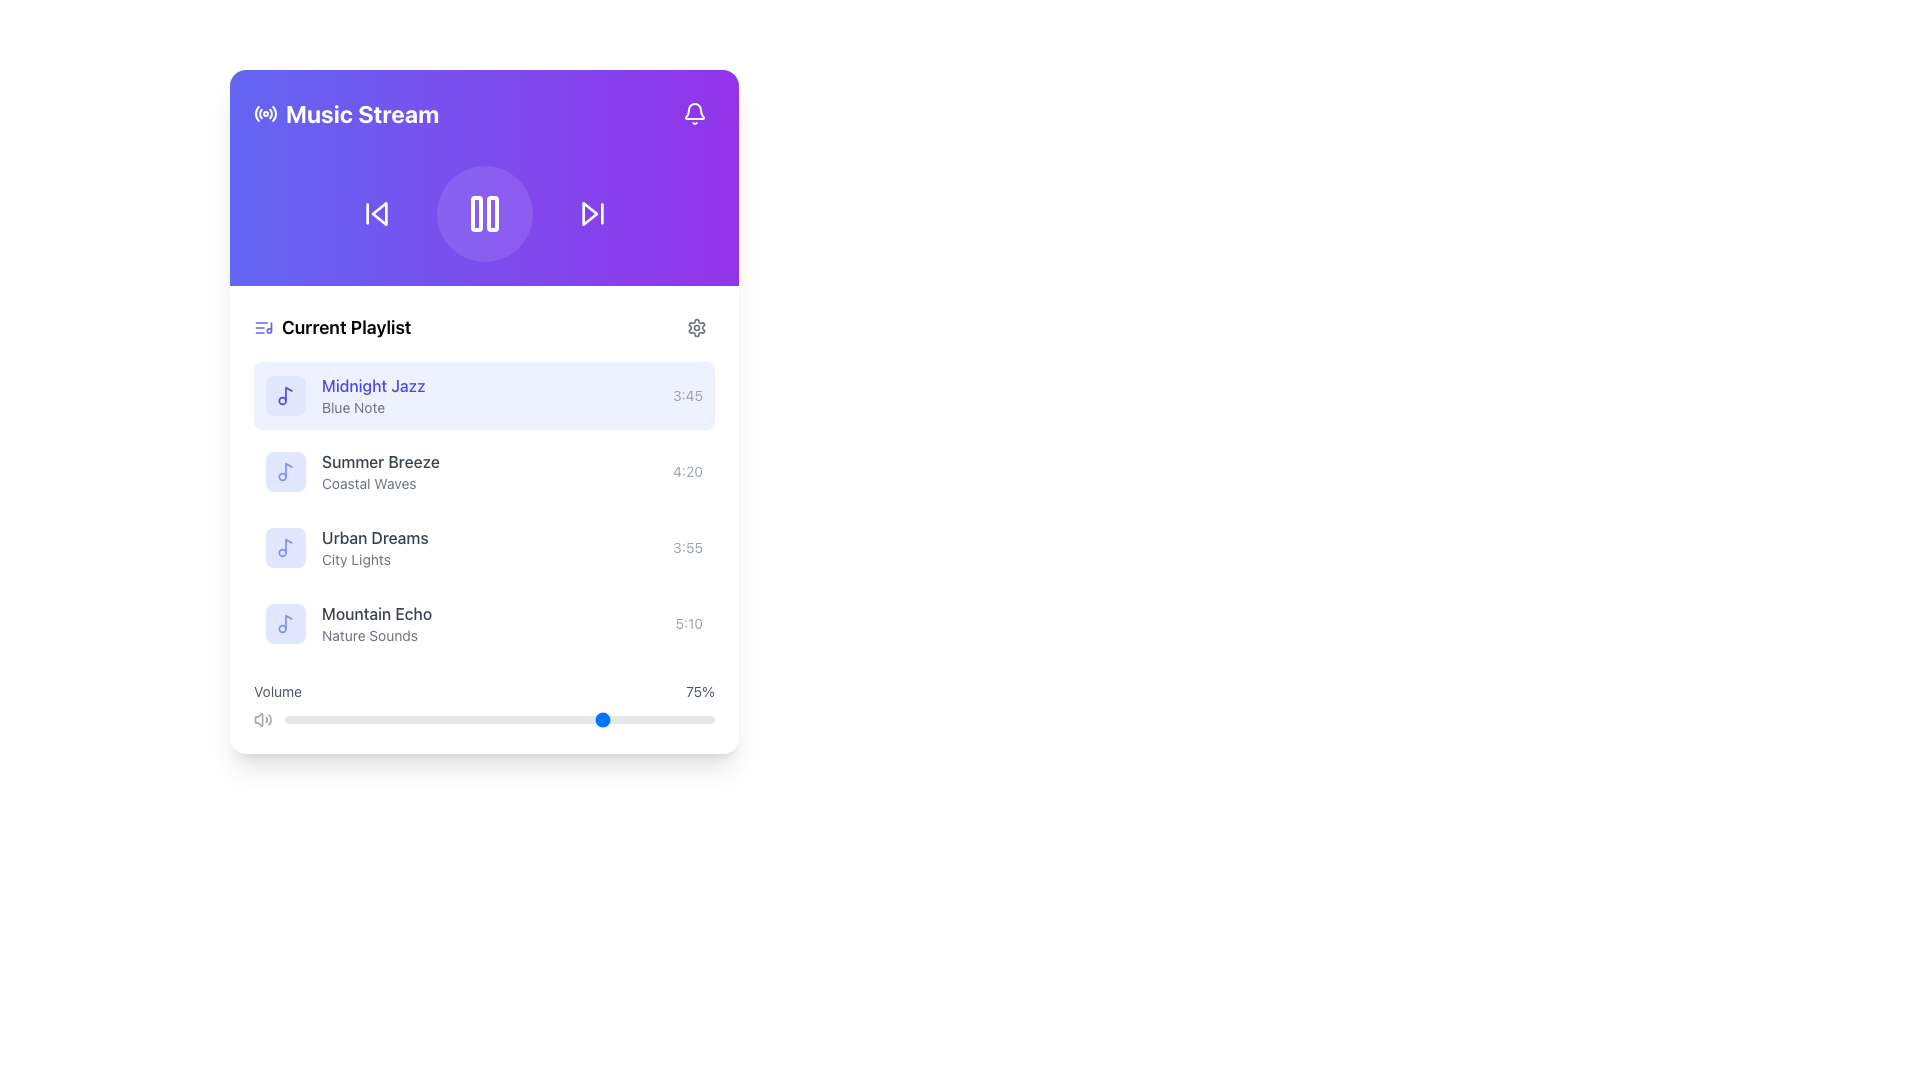 This screenshot has height=1080, width=1920. I want to click on the settings icon located at the top-right corner of the 'Current Playlist' area, so click(696, 326).